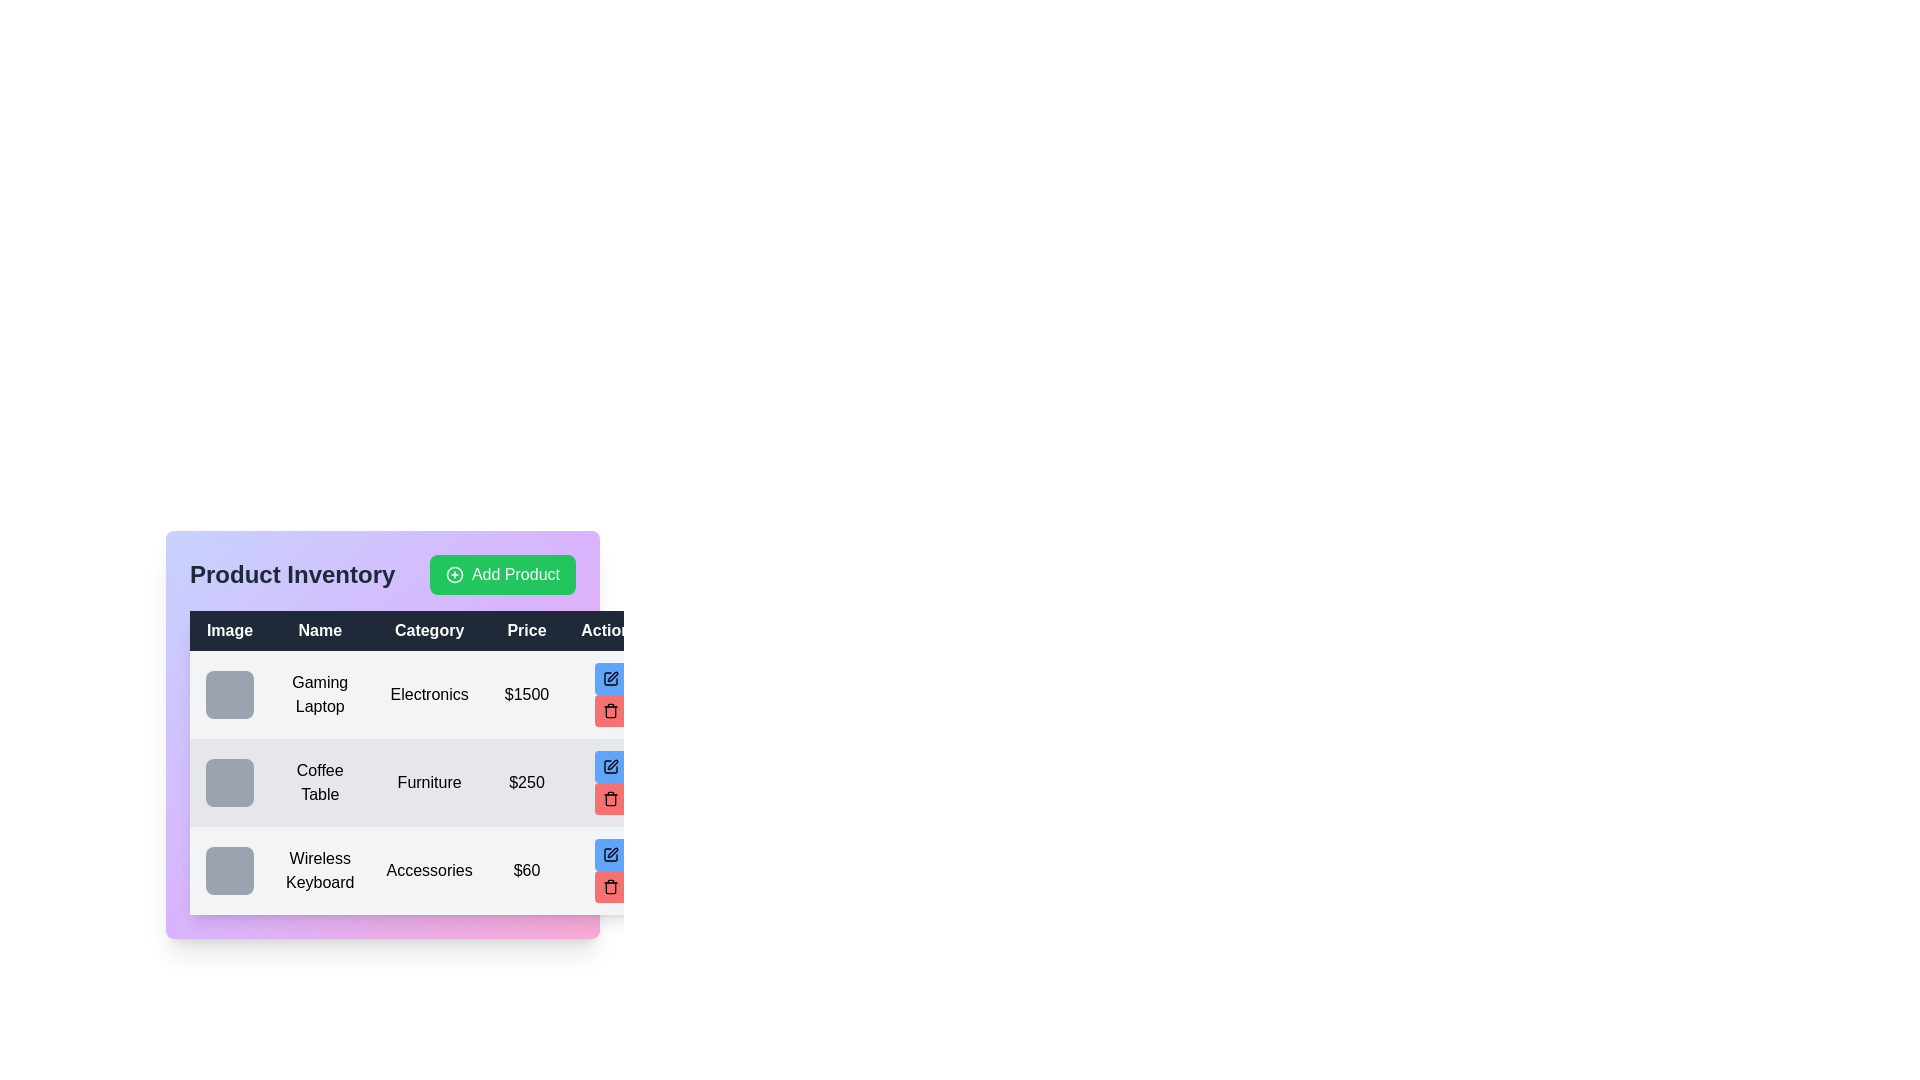 This screenshot has width=1920, height=1080. Describe the element at coordinates (609, 766) in the screenshot. I see `the SVG icon that appears as a square with rounded corners, which is located in the 'Actions' column of the second row of the product inventory table` at that location.